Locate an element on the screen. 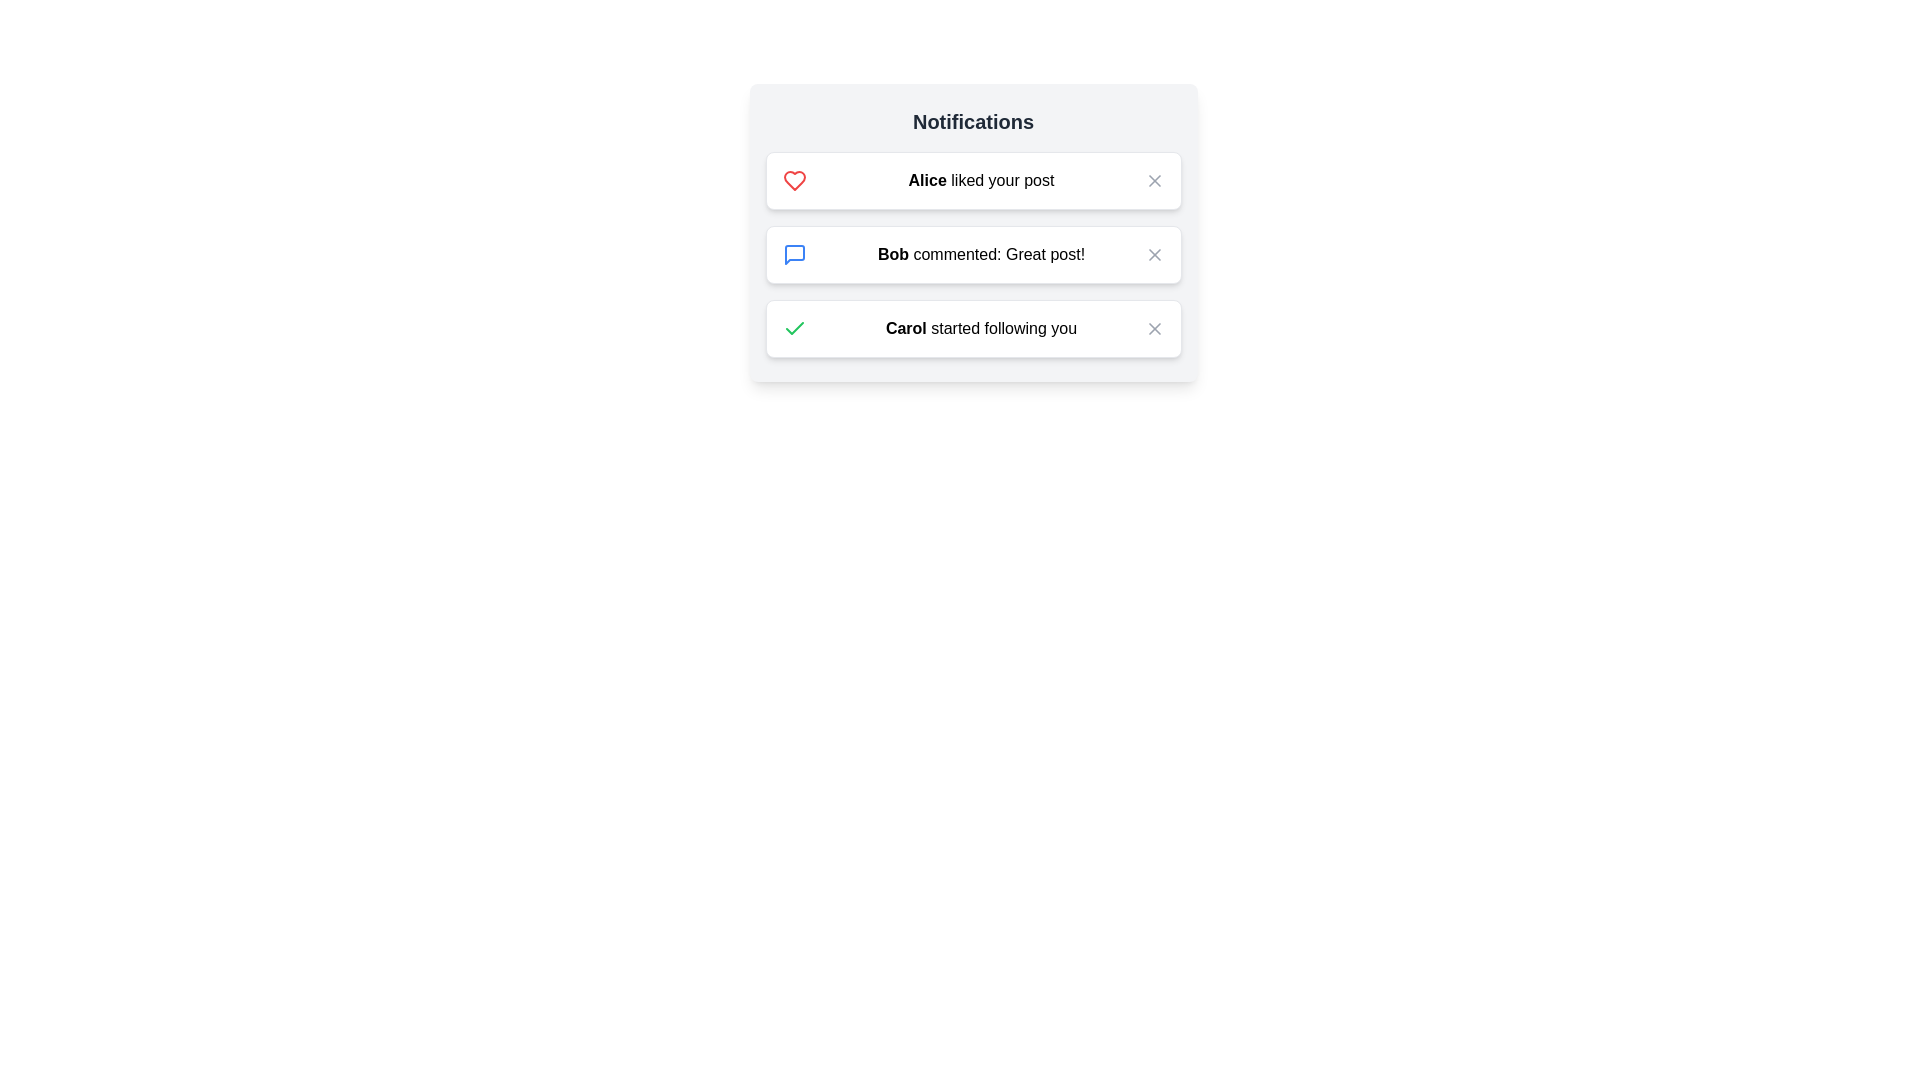 The image size is (1920, 1080). the notification from the first notification box indicating that 'Alice' liked the user's post is located at coordinates (973, 181).